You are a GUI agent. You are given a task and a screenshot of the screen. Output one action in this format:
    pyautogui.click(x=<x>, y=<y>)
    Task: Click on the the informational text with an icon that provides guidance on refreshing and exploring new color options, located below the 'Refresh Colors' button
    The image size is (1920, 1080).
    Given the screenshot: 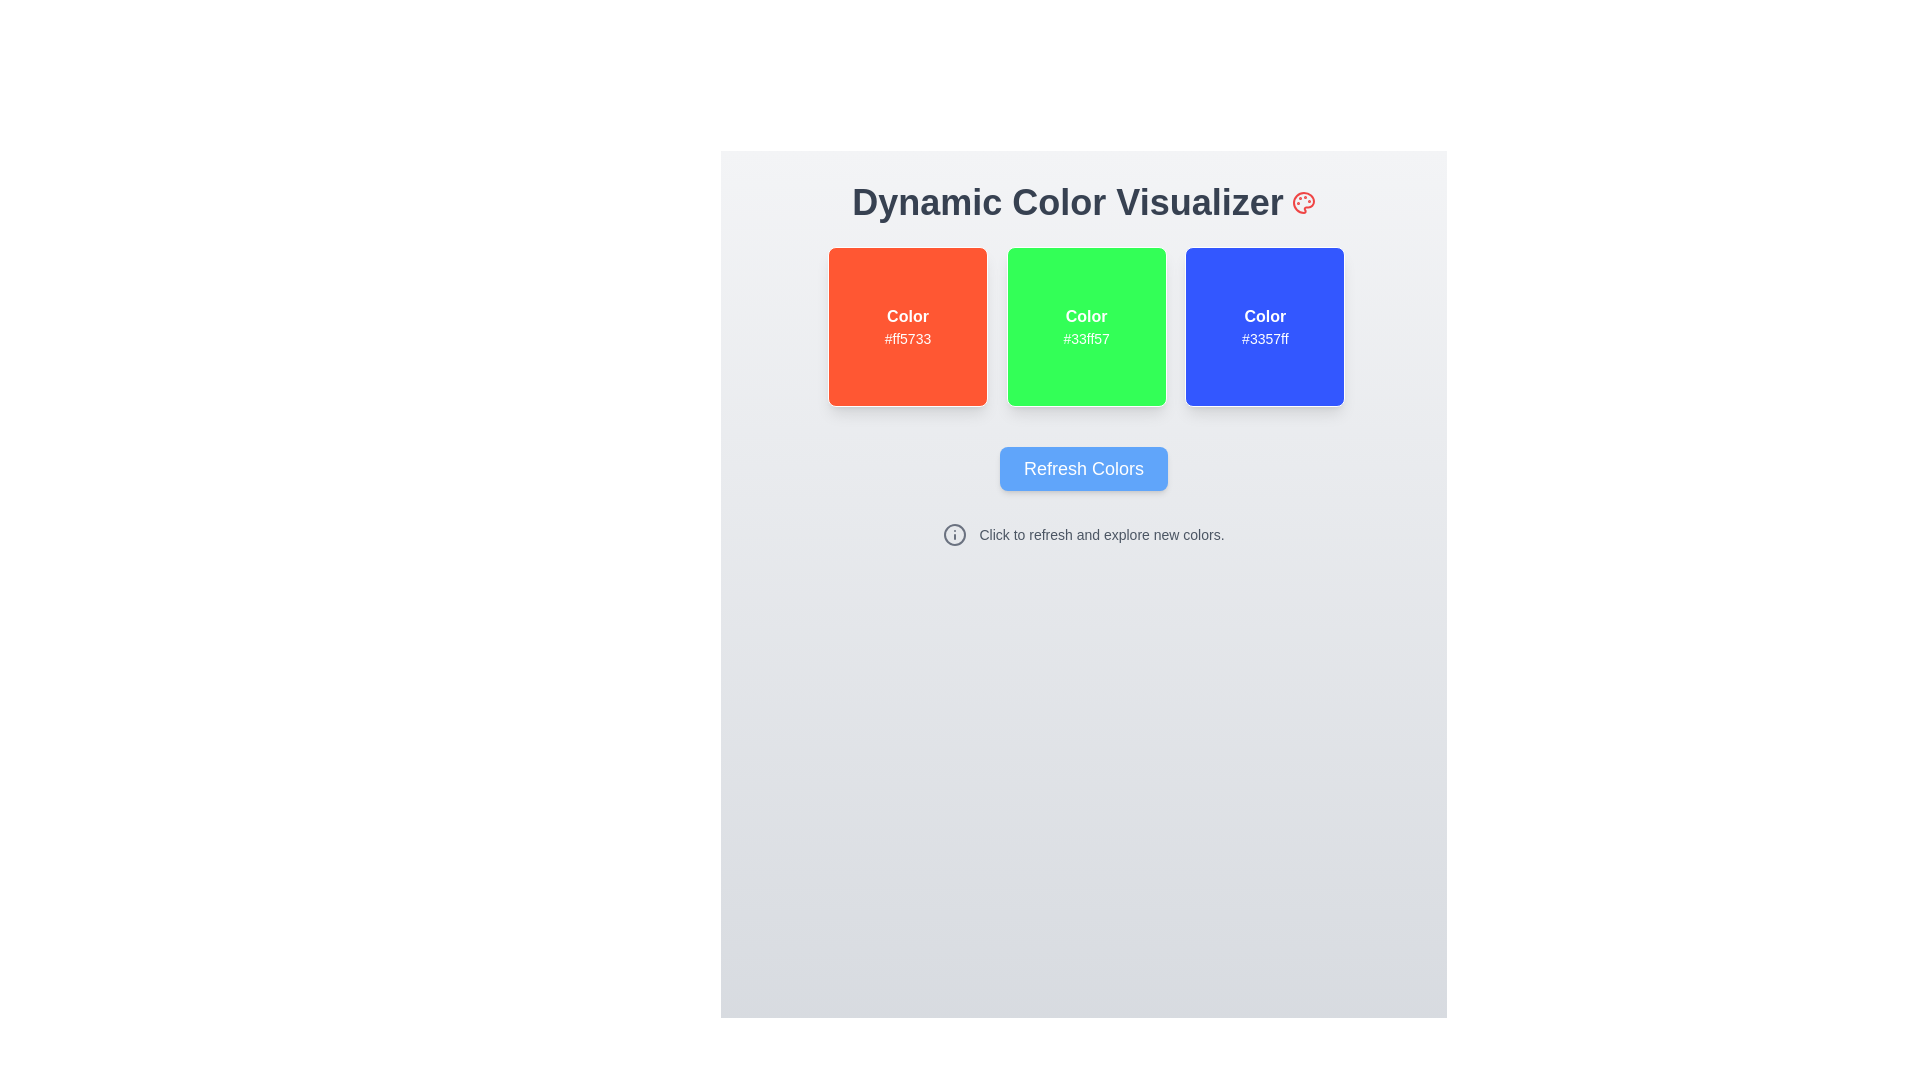 What is the action you would take?
    pyautogui.click(x=1083, y=534)
    